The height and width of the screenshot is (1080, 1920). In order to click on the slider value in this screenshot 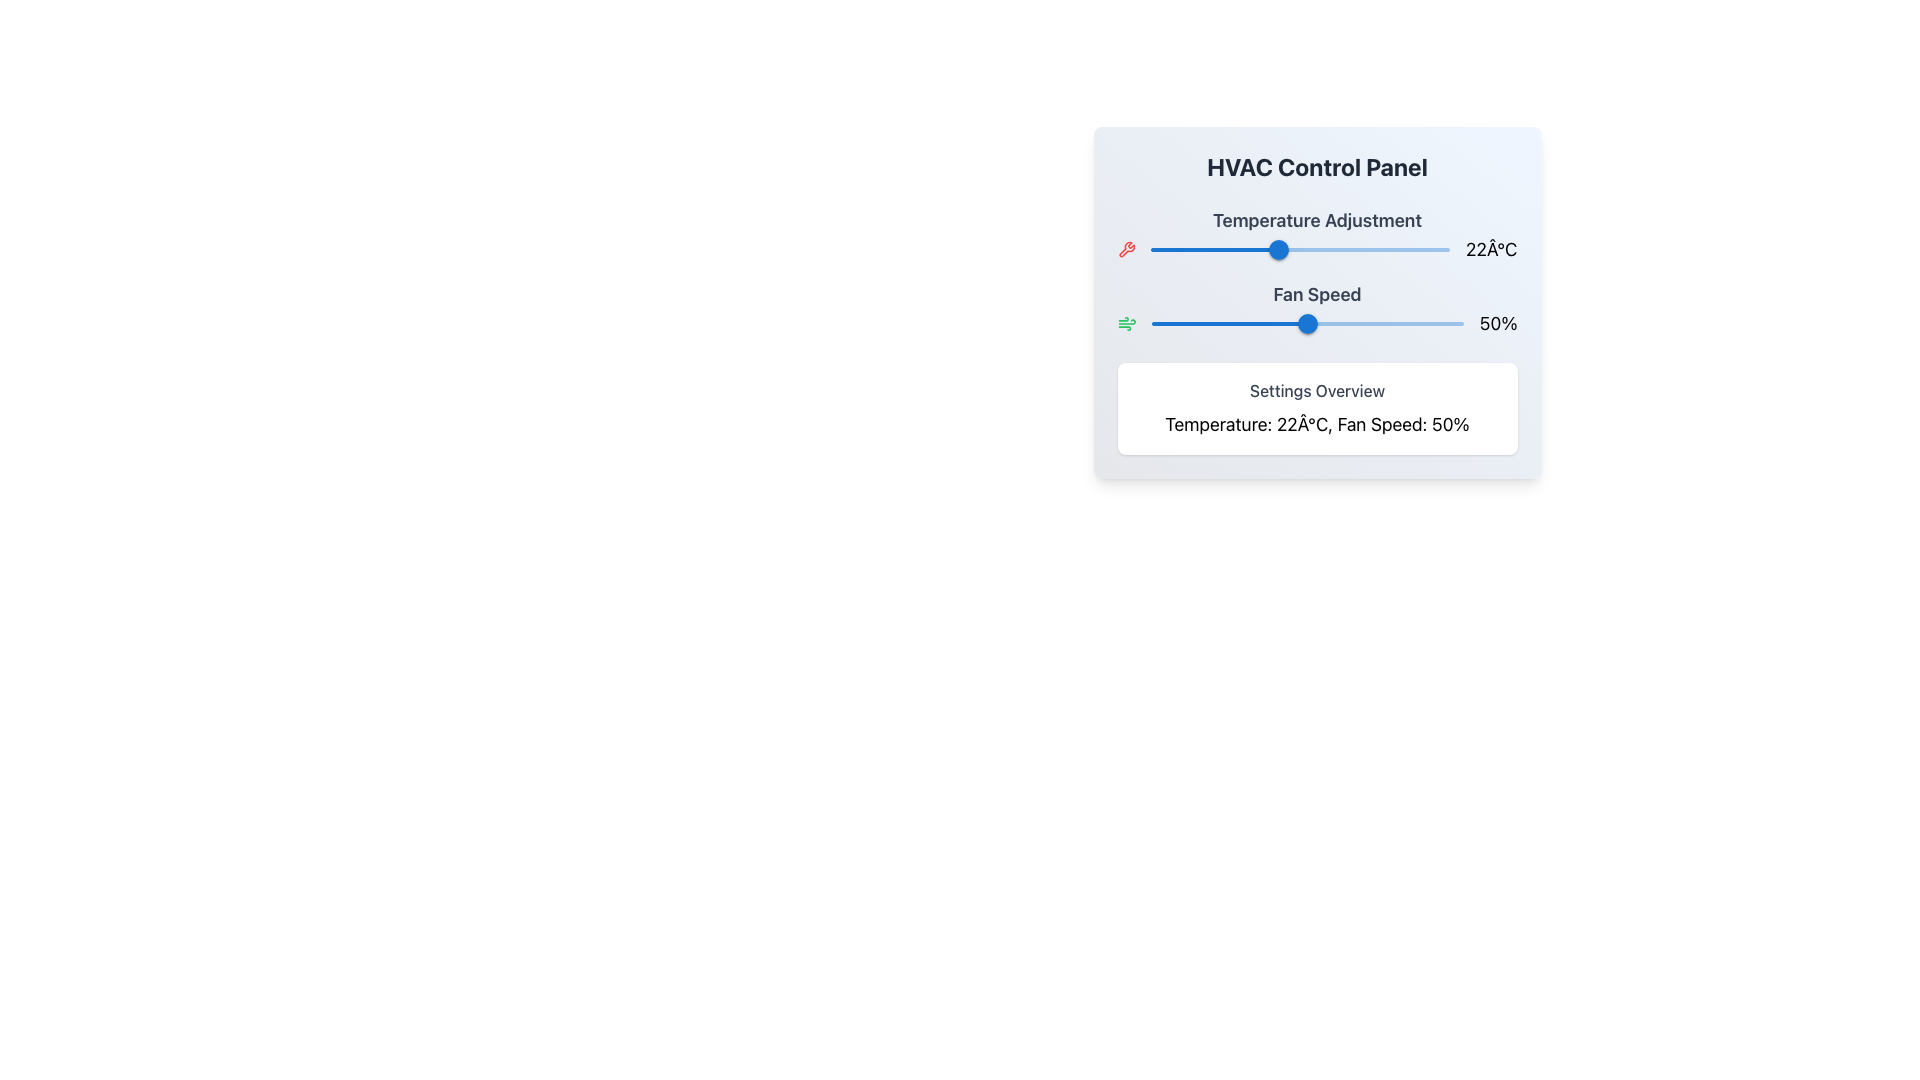, I will do `click(1155, 323)`.